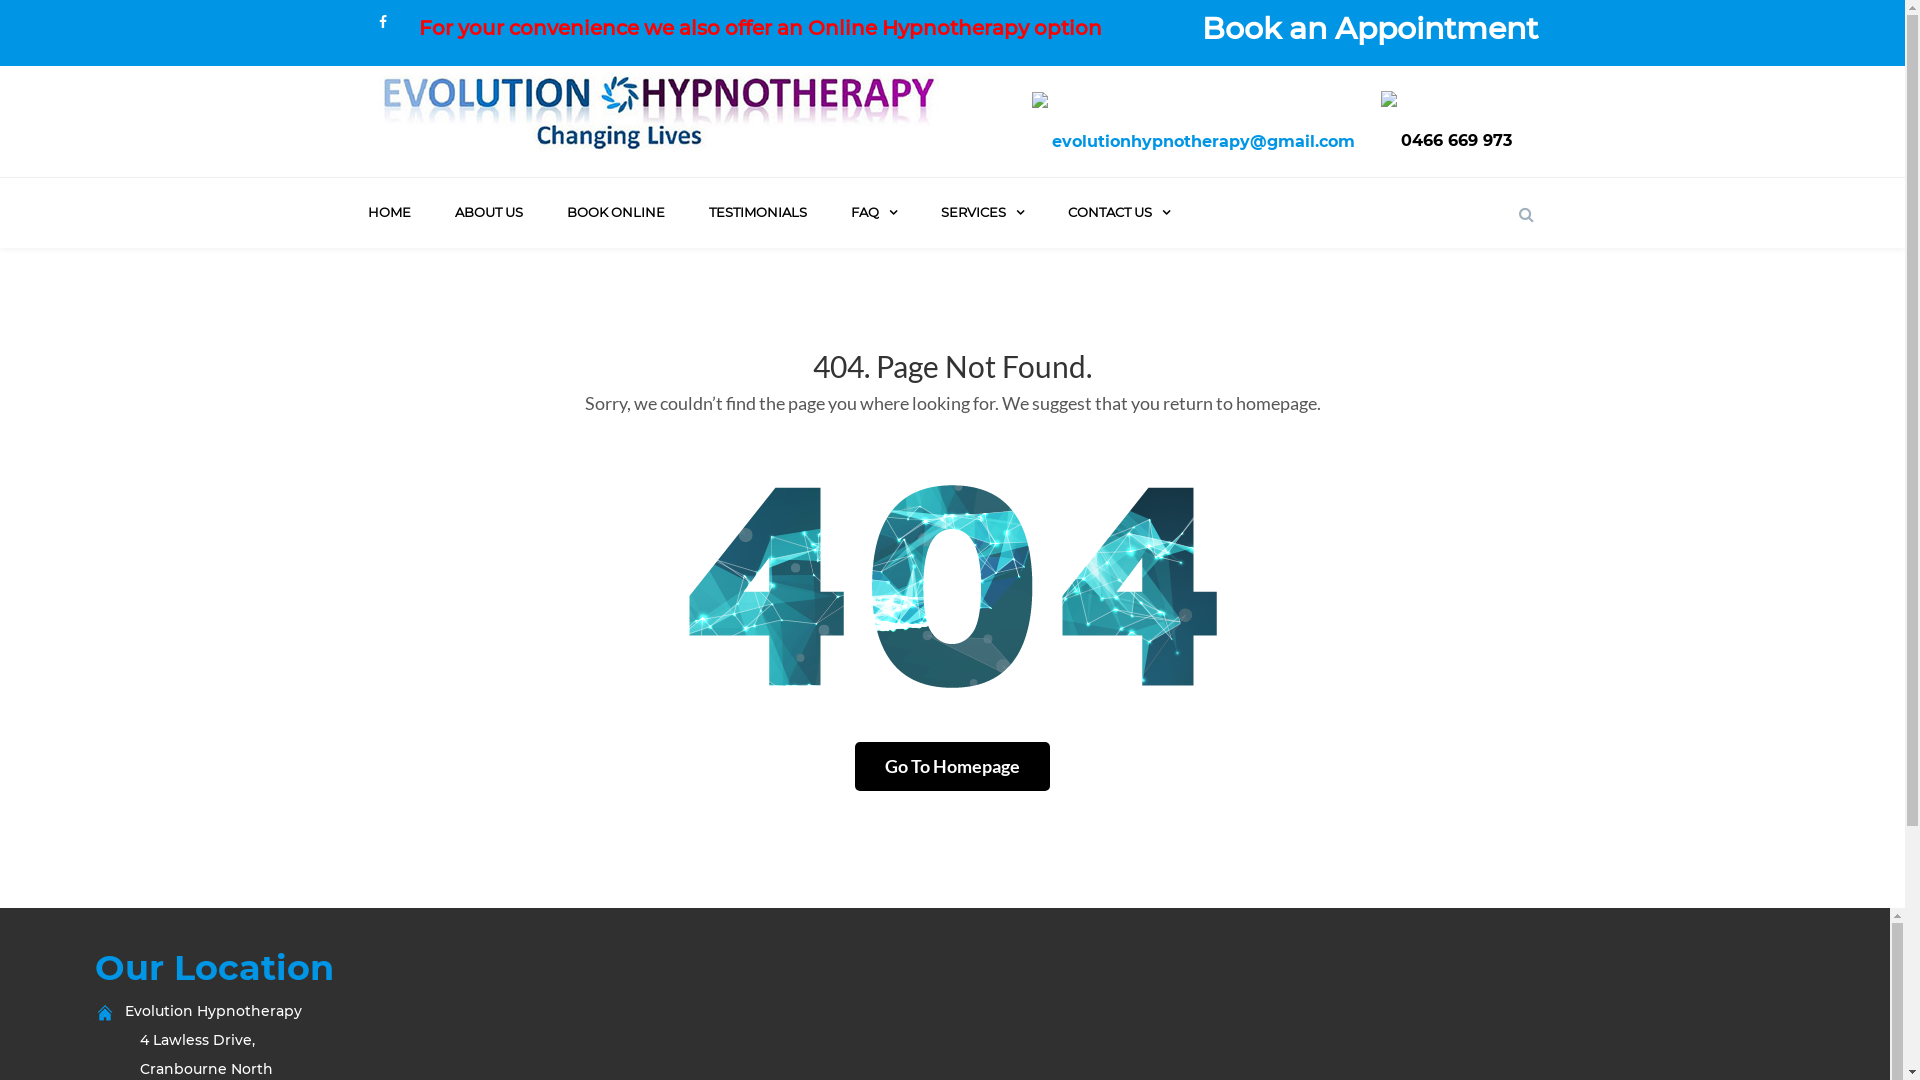 The image size is (1920, 1080). Describe the element at coordinates (1067, 212) in the screenshot. I see `'CONTACT US'` at that location.